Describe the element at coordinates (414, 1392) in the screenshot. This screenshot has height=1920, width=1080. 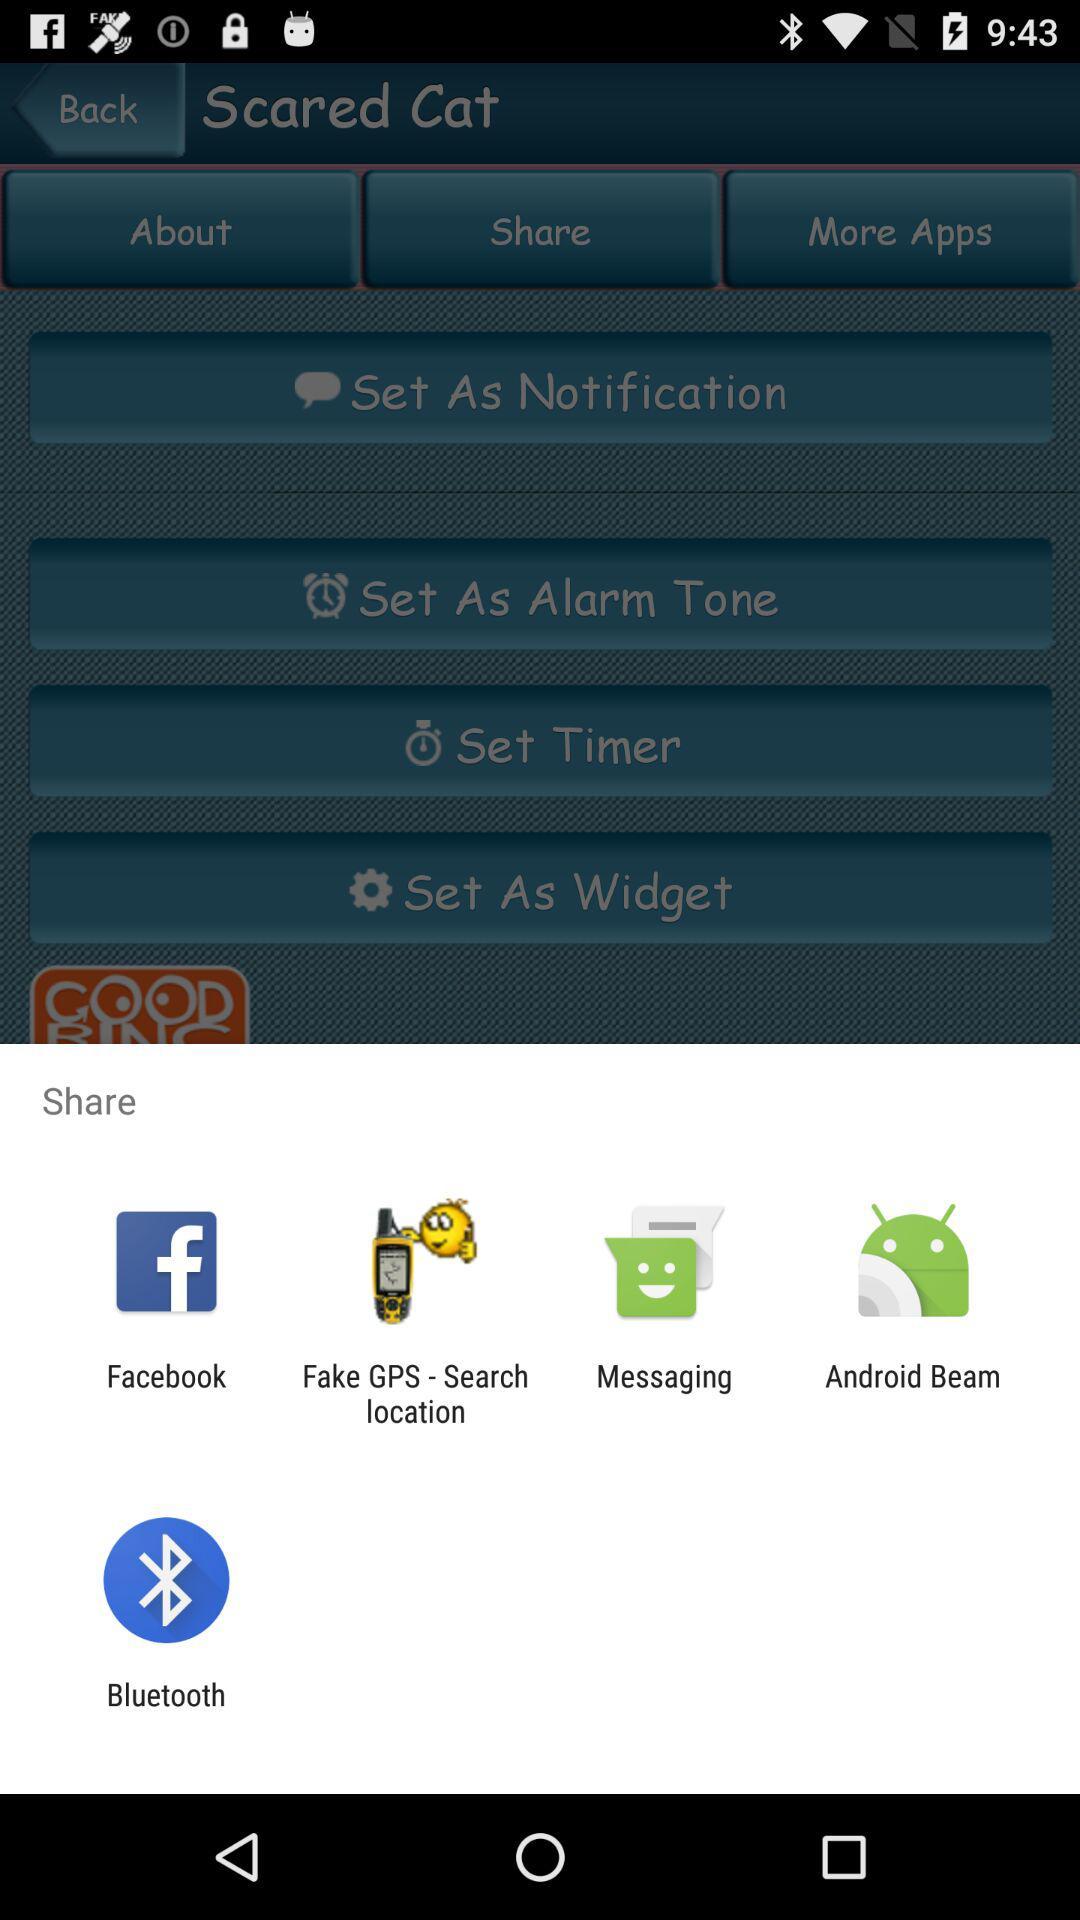
I see `fake gps search item` at that location.